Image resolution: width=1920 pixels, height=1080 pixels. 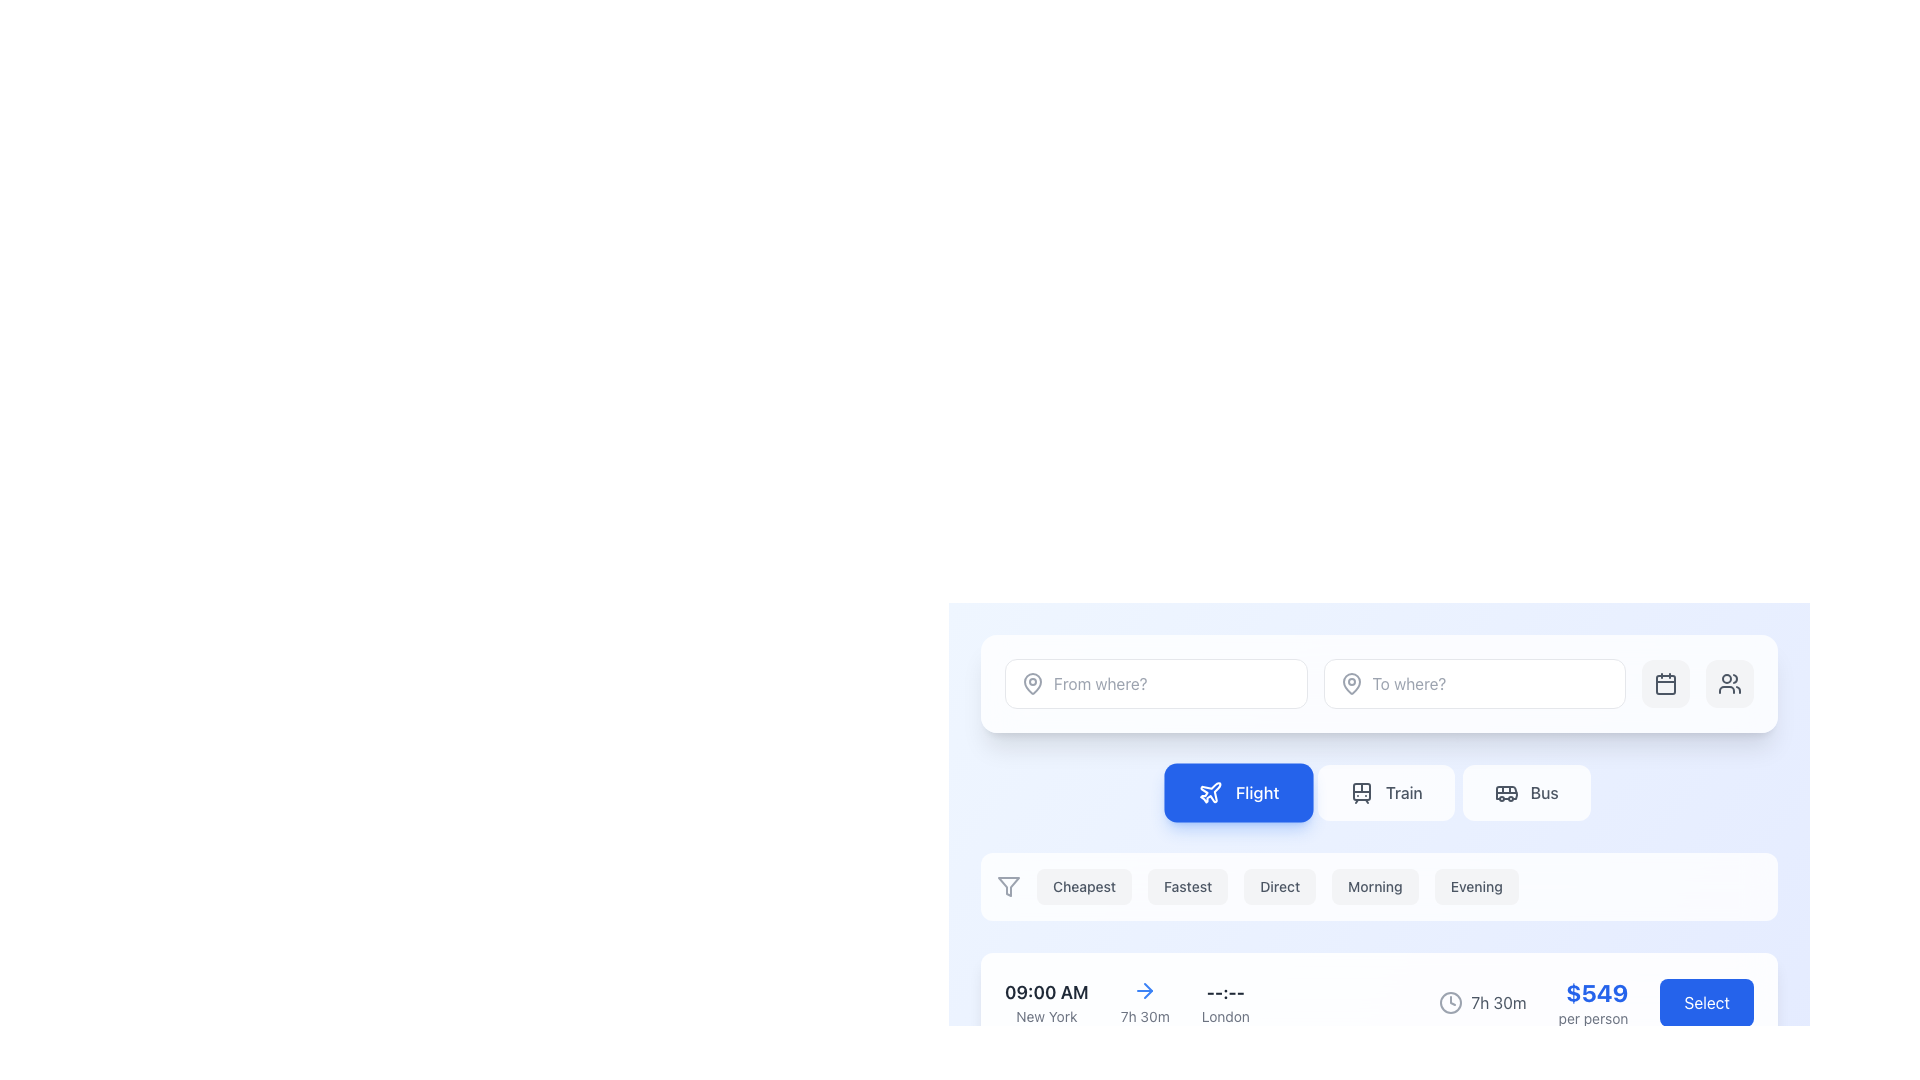 I want to click on the 'Train' button in the horizontal navigation bar, so click(x=1402, y=792).